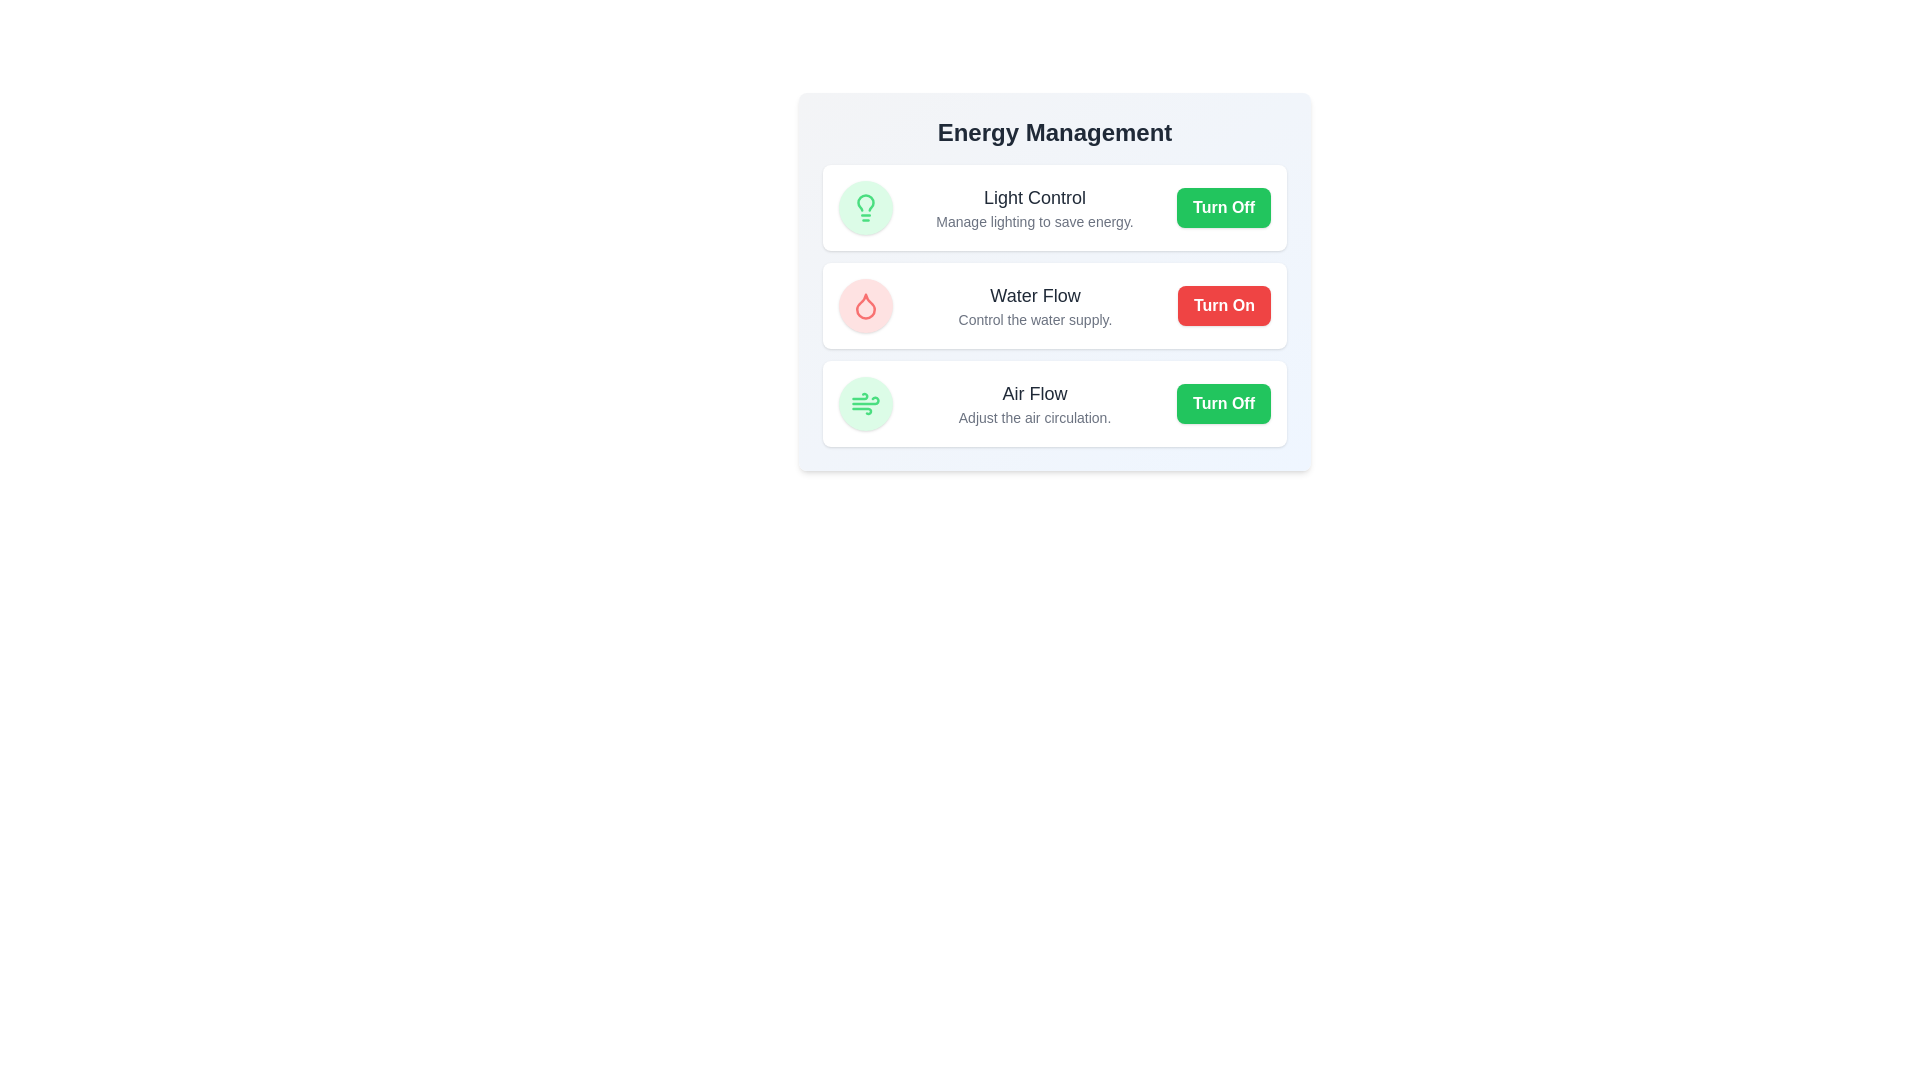  What do you see at coordinates (1223, 208) in the screenshot?
I see `the 'Turn Off' button, which is a prominent green button with white bold text, located in the 'Light Control' section next to the description 'Manage lighting` at bounding box center [1223, 208].